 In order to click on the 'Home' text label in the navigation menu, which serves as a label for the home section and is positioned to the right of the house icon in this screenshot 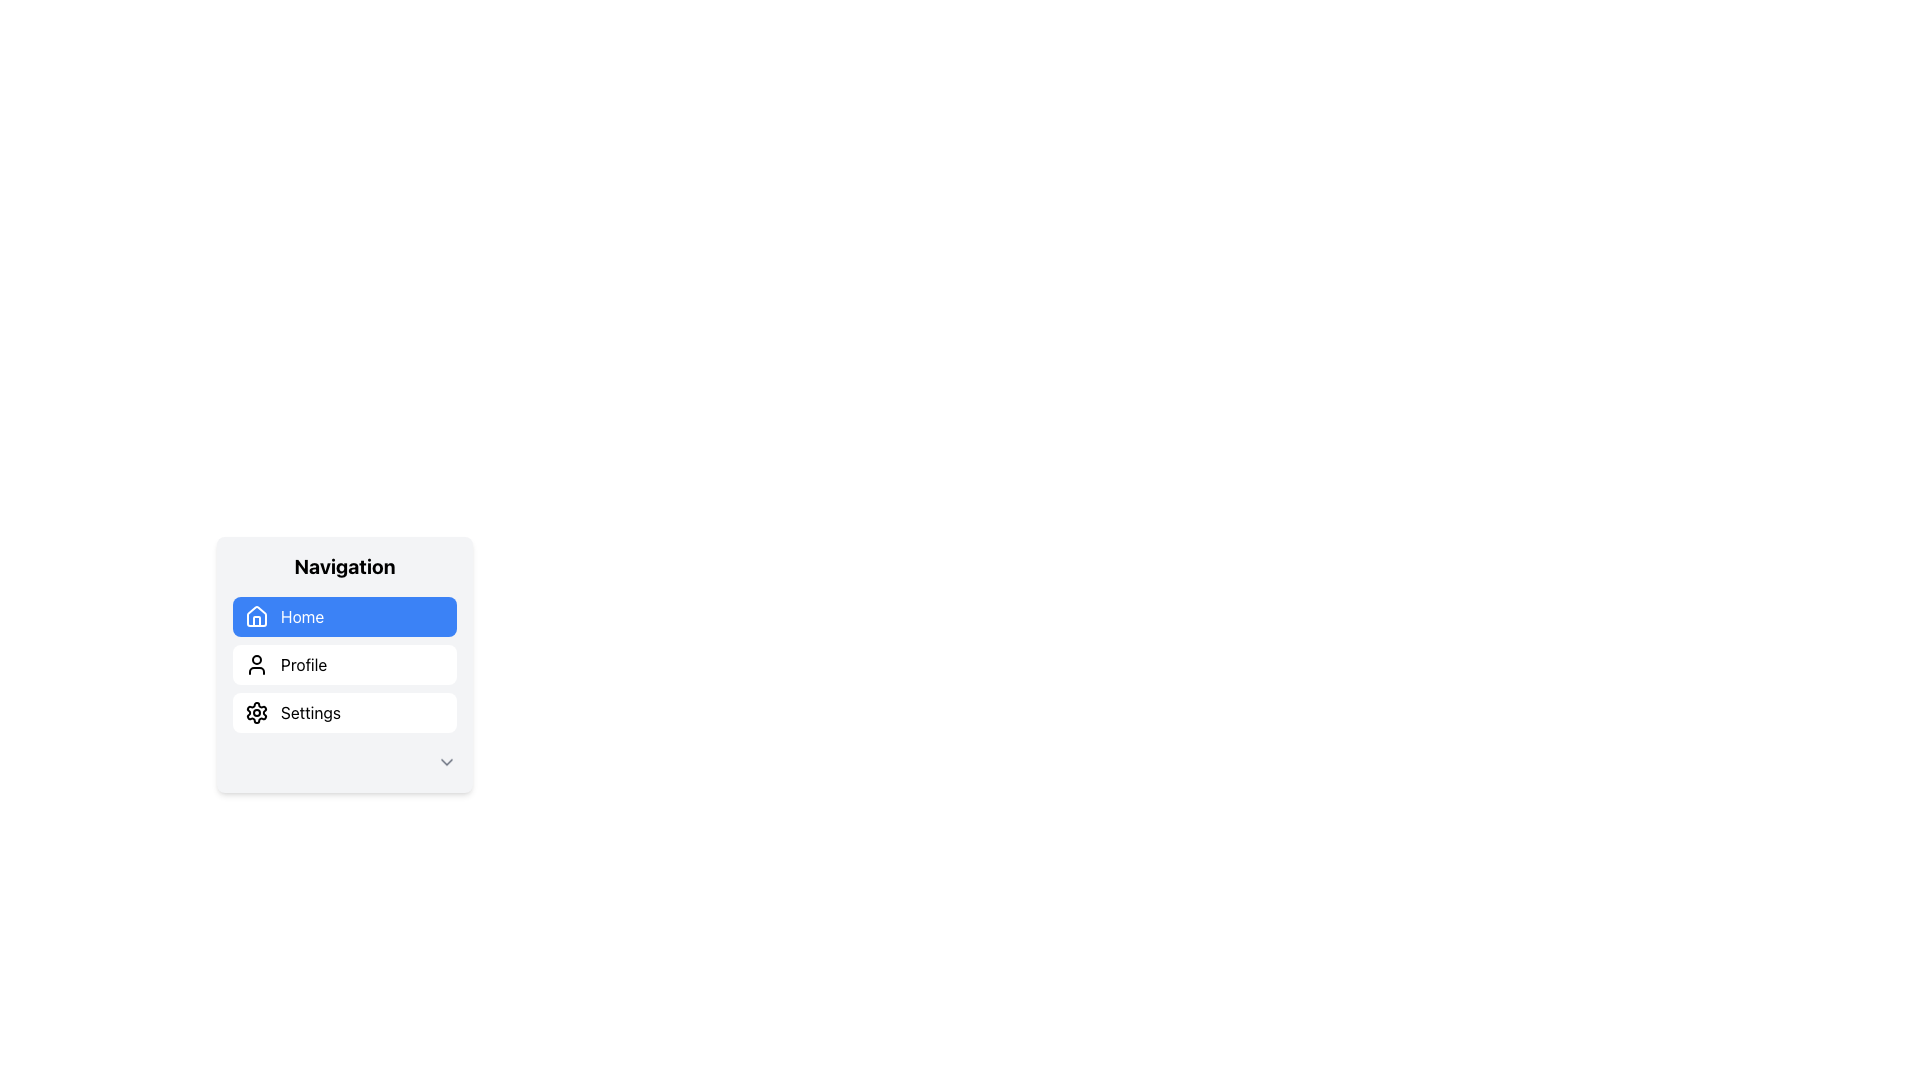, I will do `click(301, 616)`.